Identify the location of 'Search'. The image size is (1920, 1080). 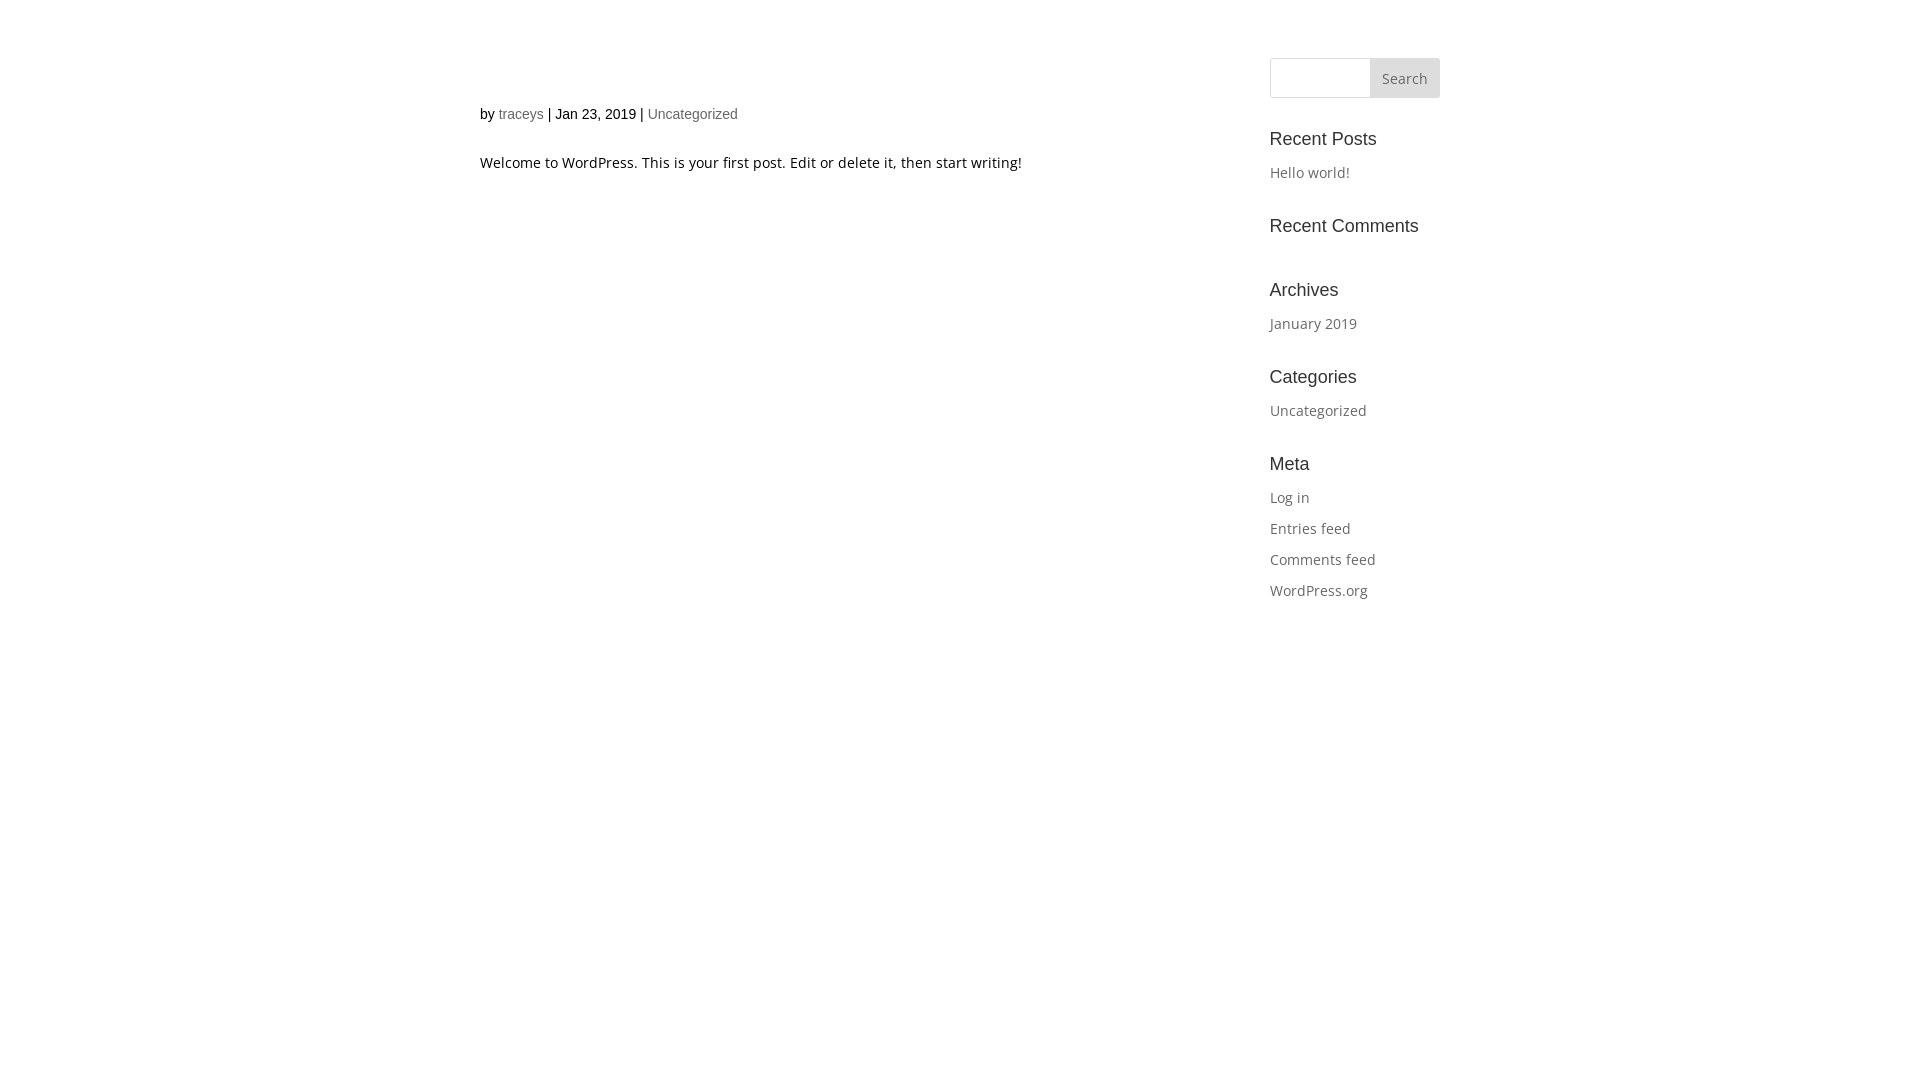
(1404, 76).